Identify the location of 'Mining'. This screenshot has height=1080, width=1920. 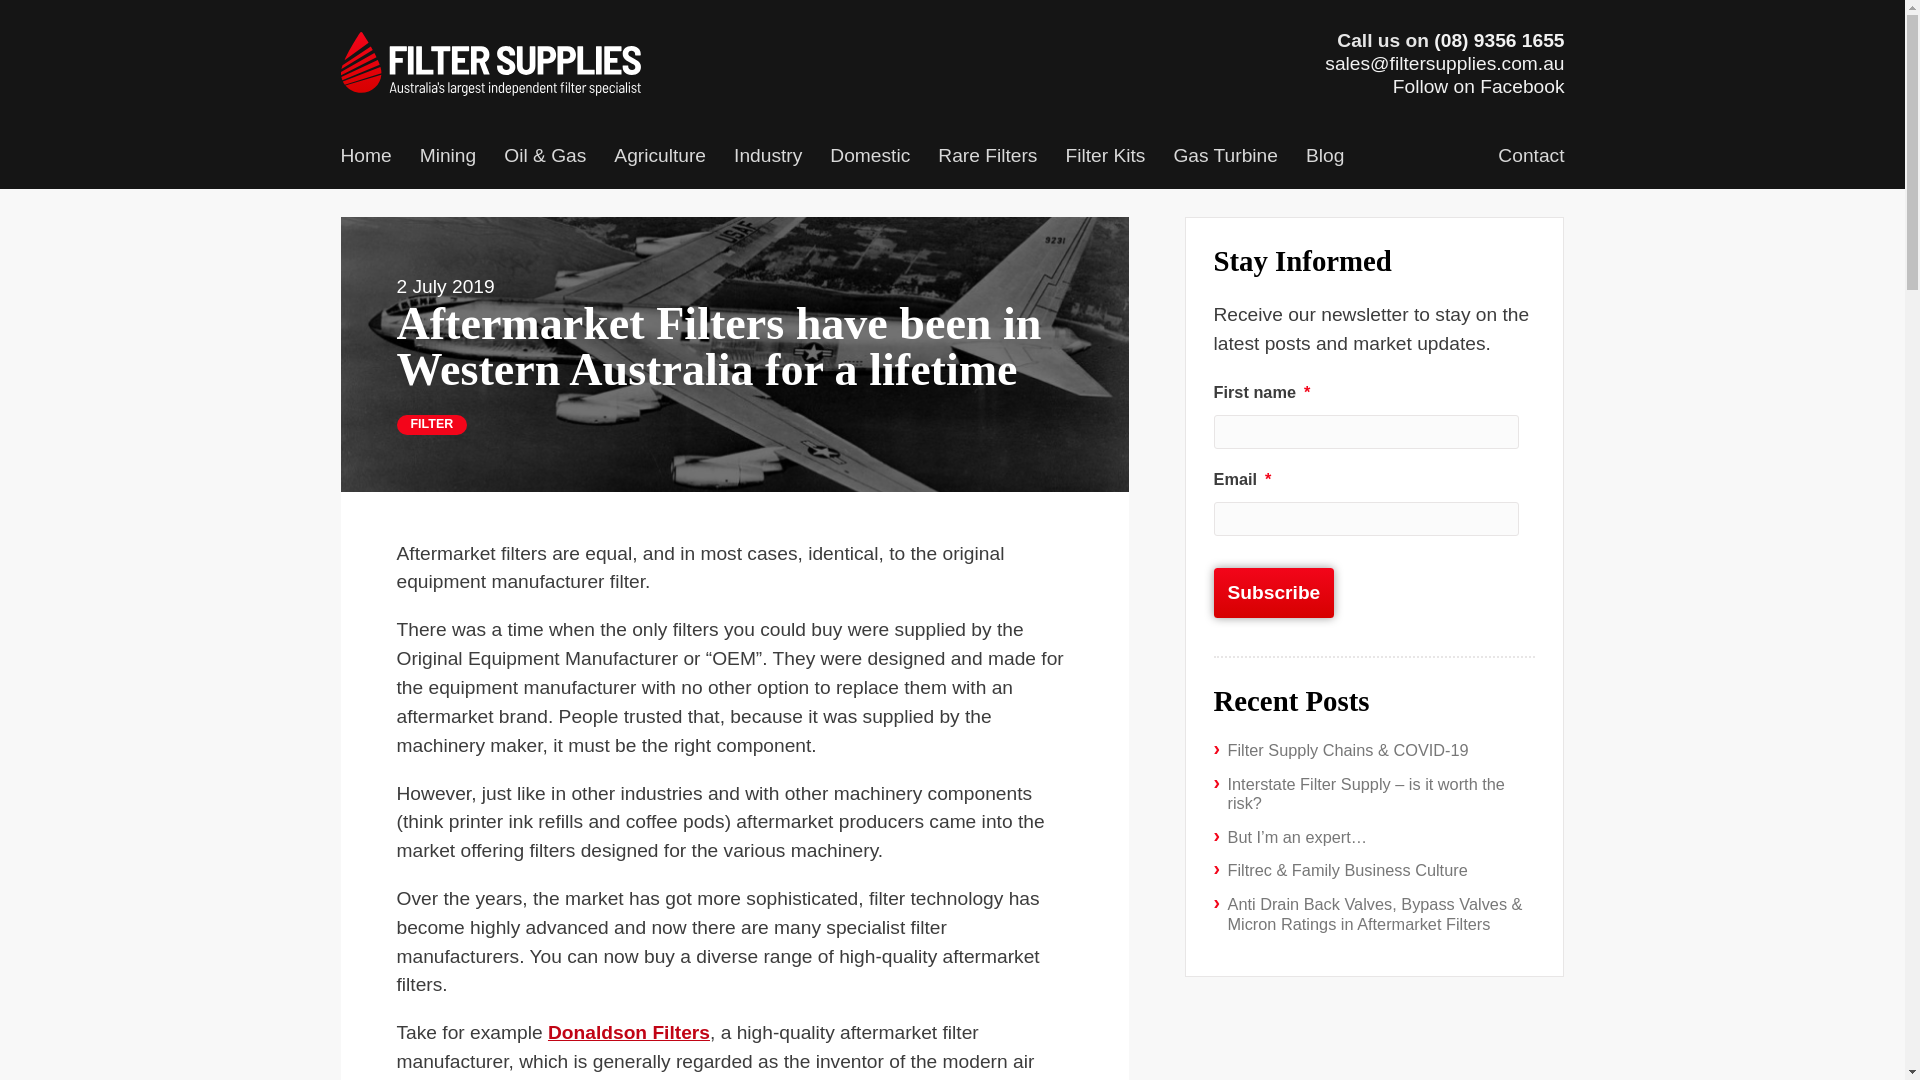
(447, 157).